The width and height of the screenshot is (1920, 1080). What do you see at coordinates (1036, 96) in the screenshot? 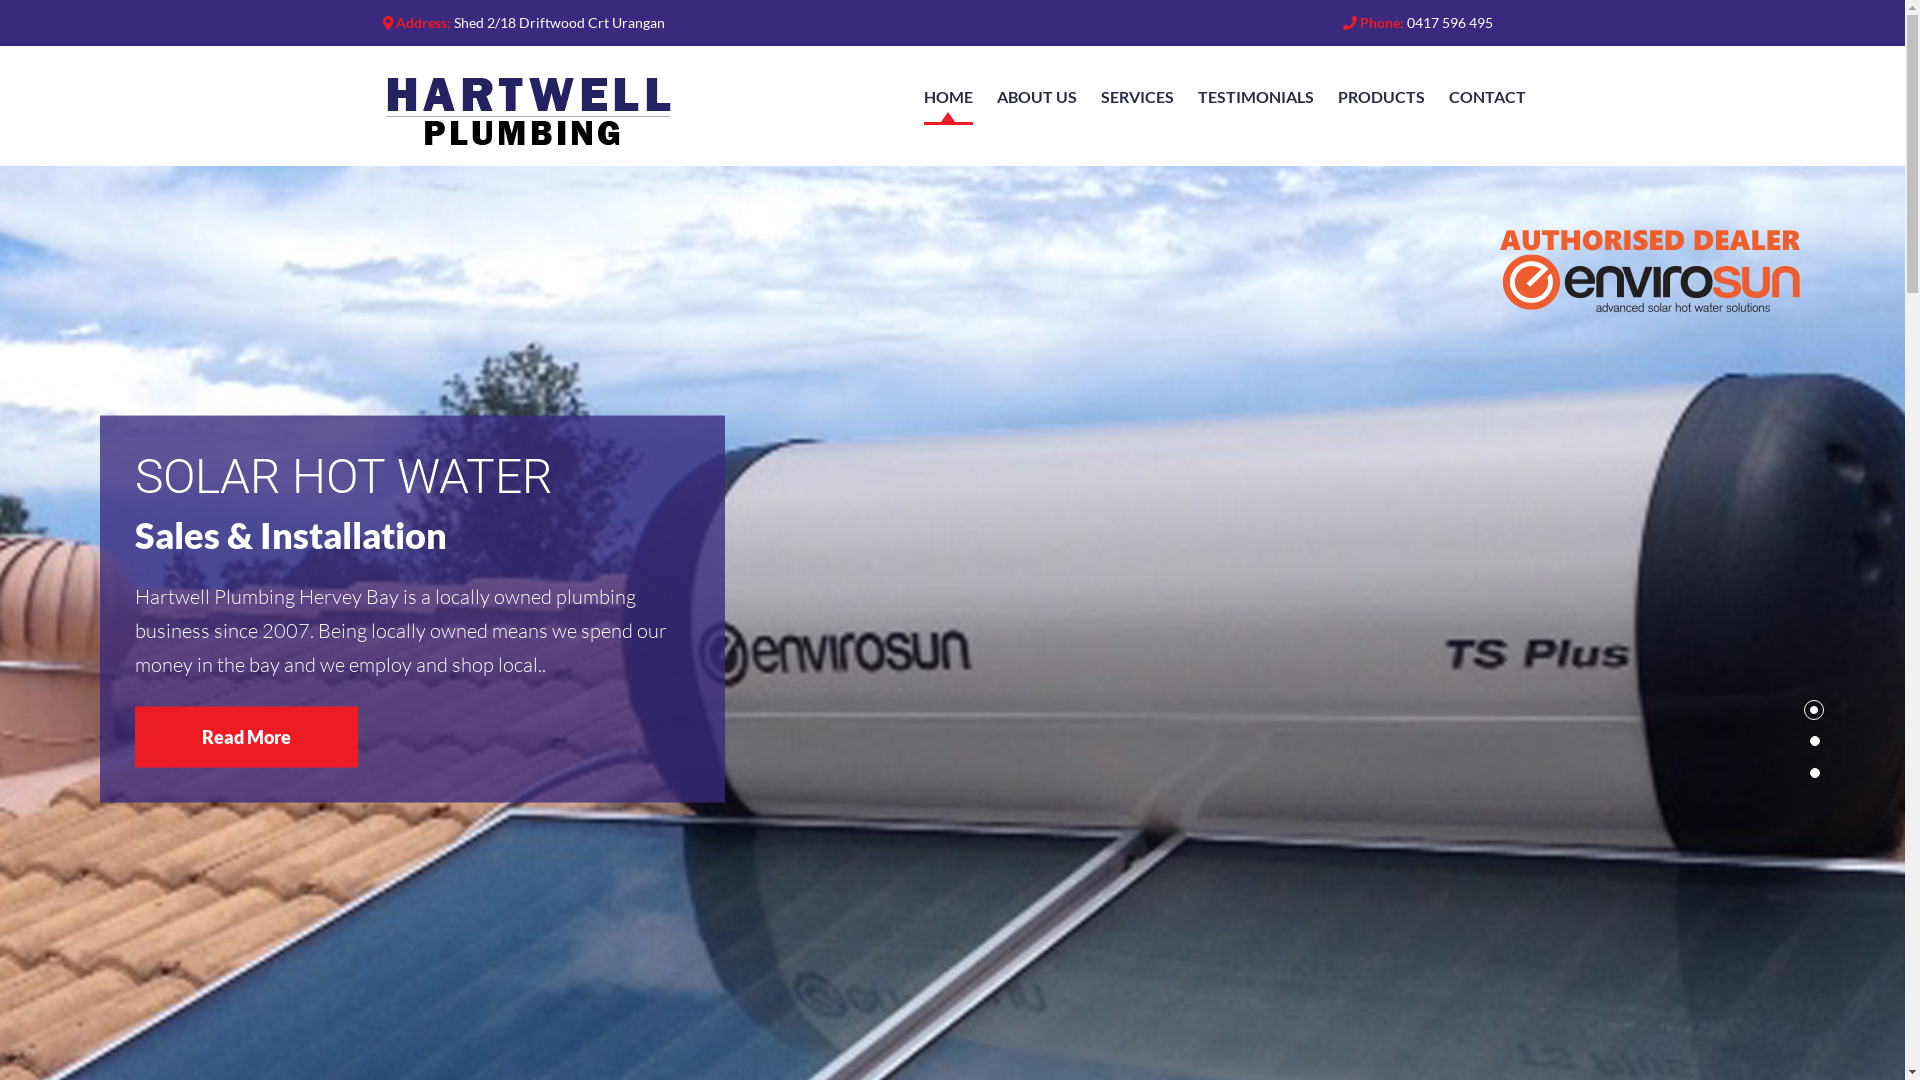
I see `'ABOUT US'` at bounding box center [1036, 96].